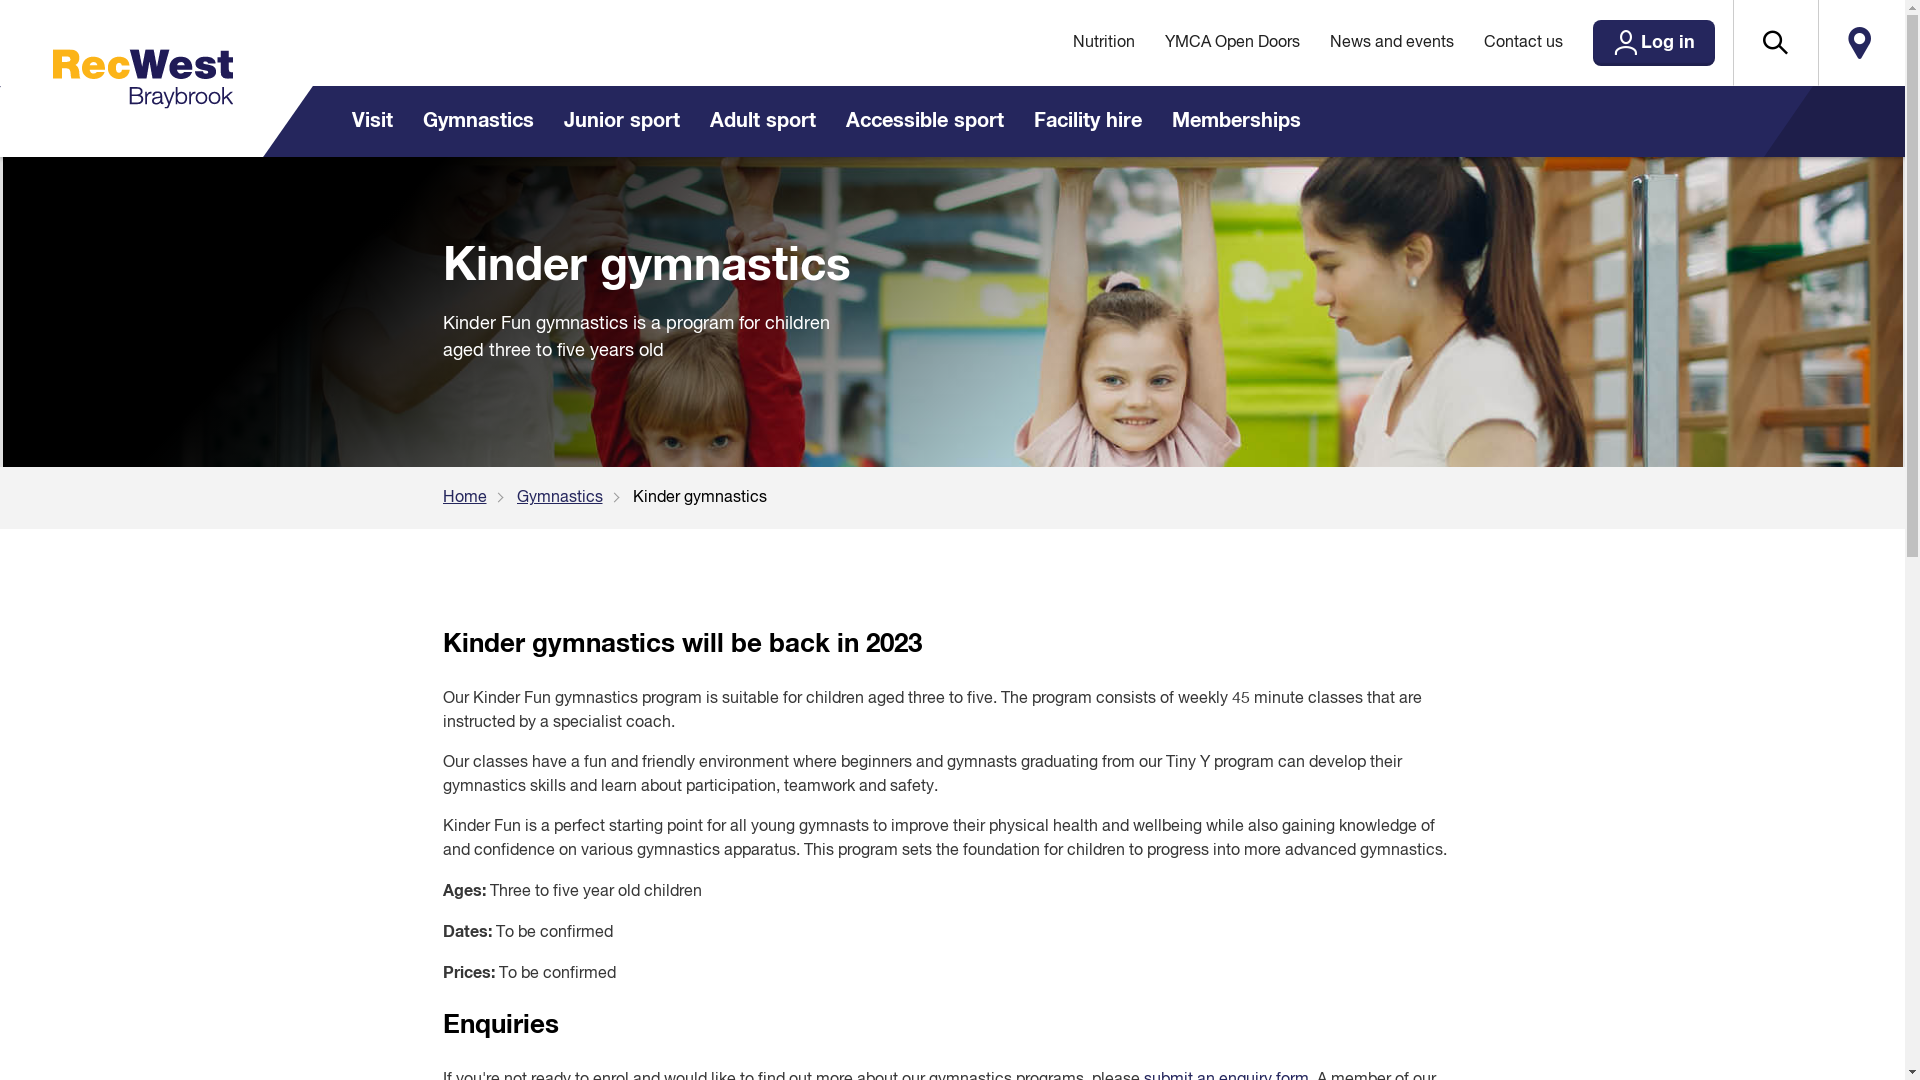 The height and width of the screenshot is (1080, 1920). Describe the element at coordinates (1859, 42) in the screenshot. I see `'Locate'` at that location.